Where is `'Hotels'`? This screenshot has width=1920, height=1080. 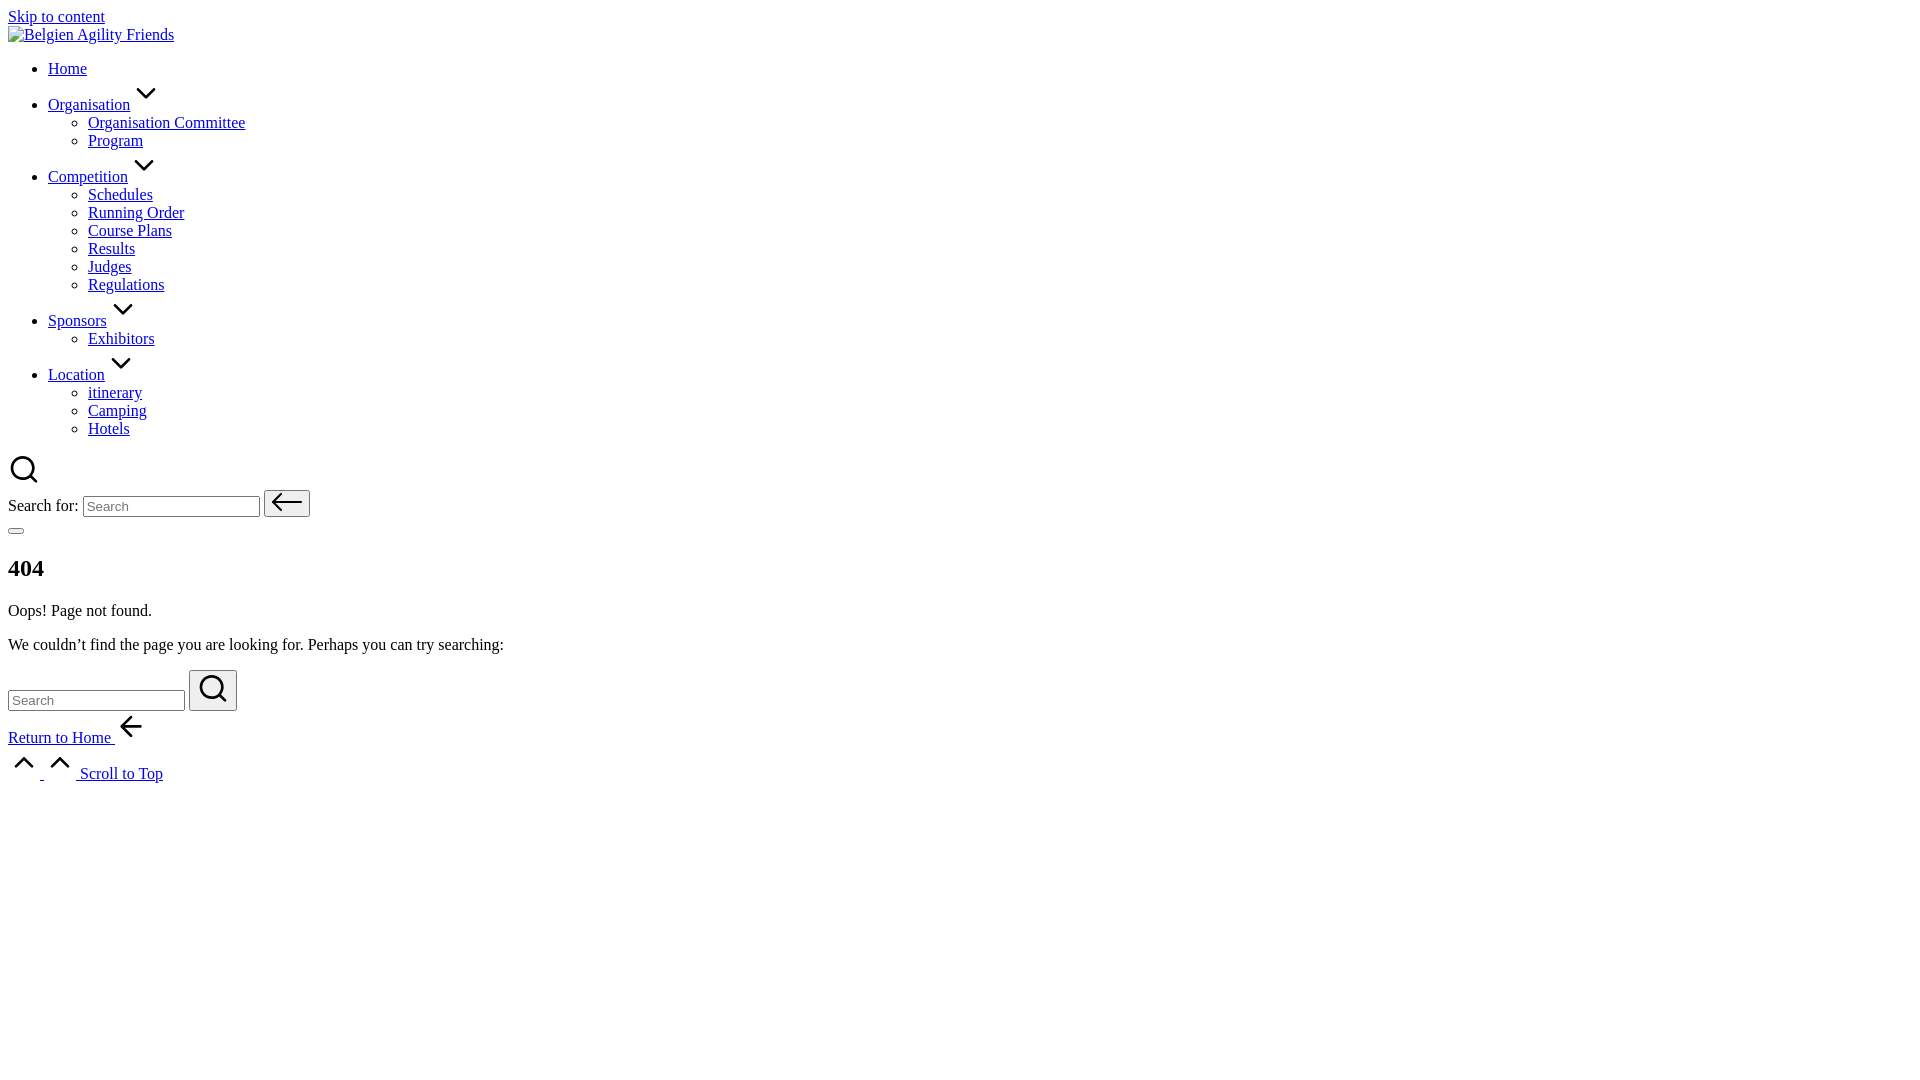 'Hotels' is located at coordinates (86, 427).